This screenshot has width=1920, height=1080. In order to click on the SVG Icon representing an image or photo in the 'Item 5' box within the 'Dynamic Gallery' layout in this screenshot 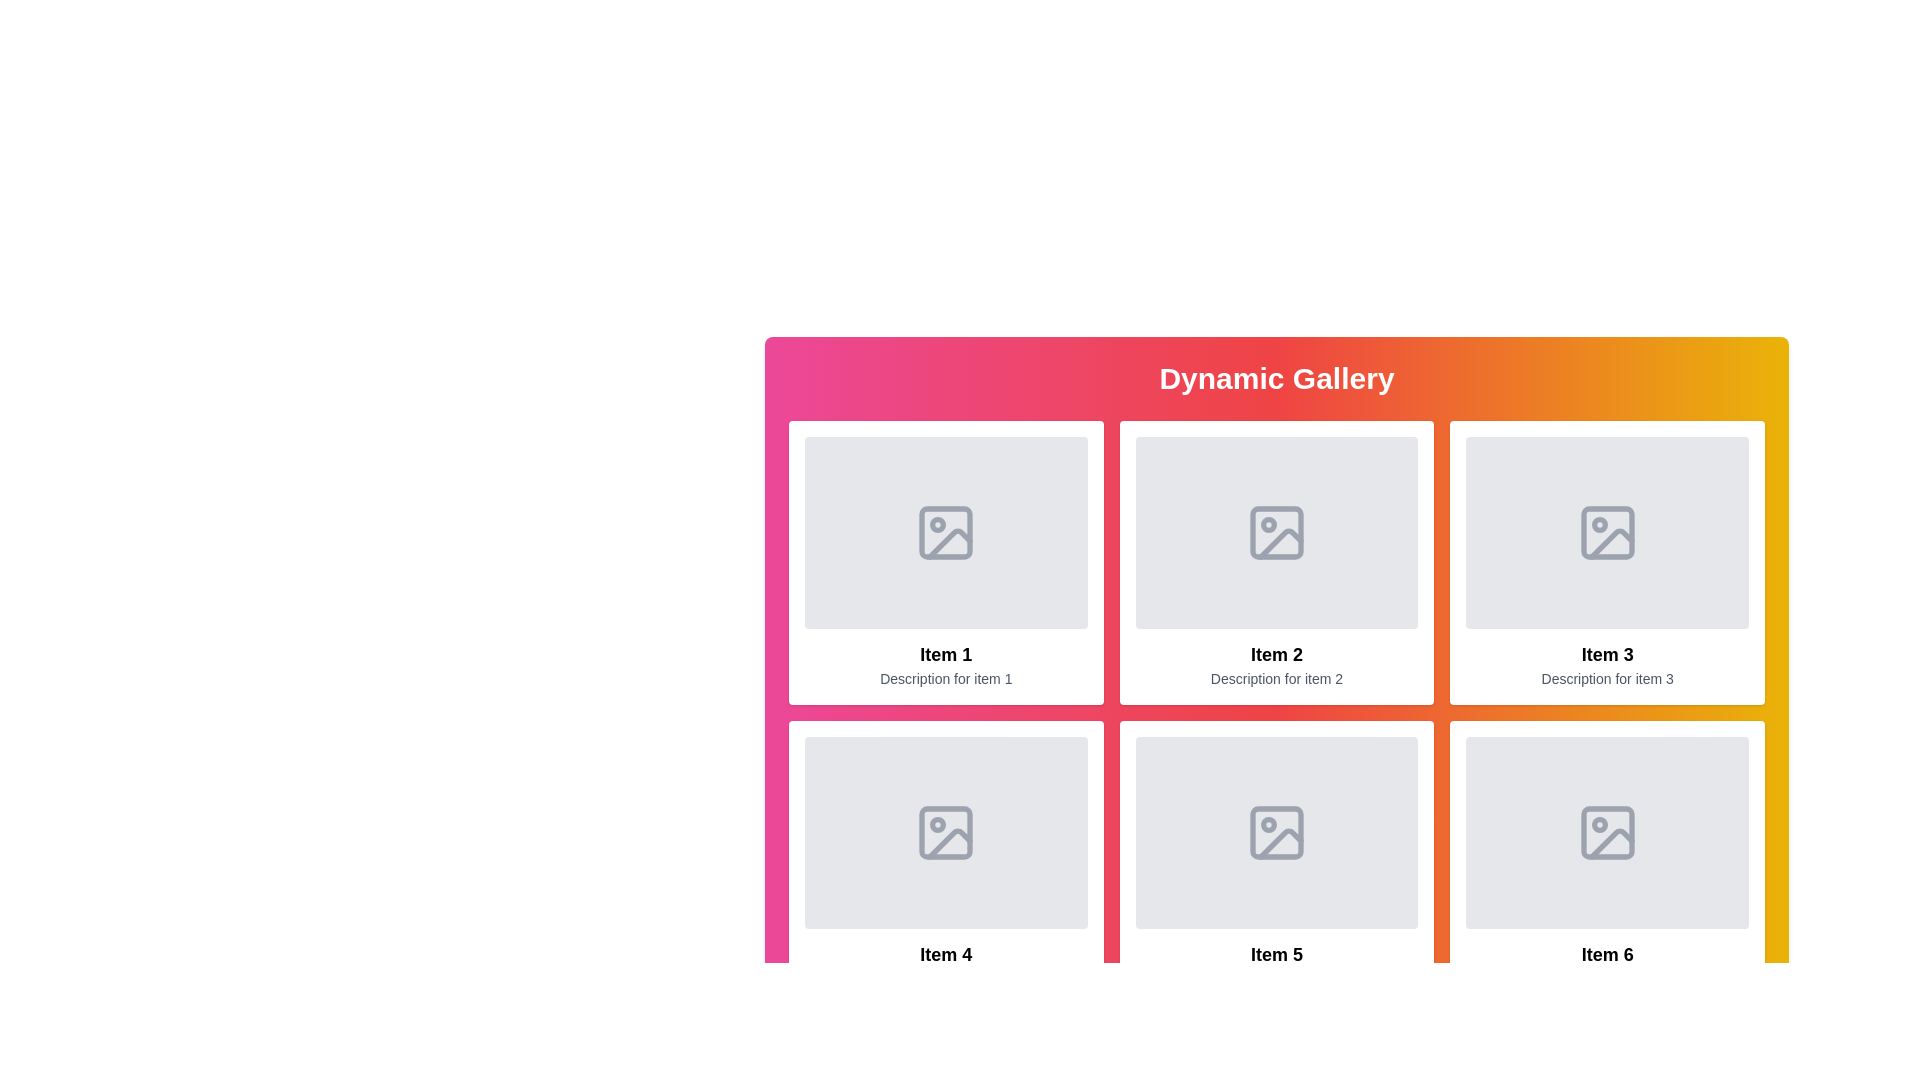, I will do `click(1275, 833)`.